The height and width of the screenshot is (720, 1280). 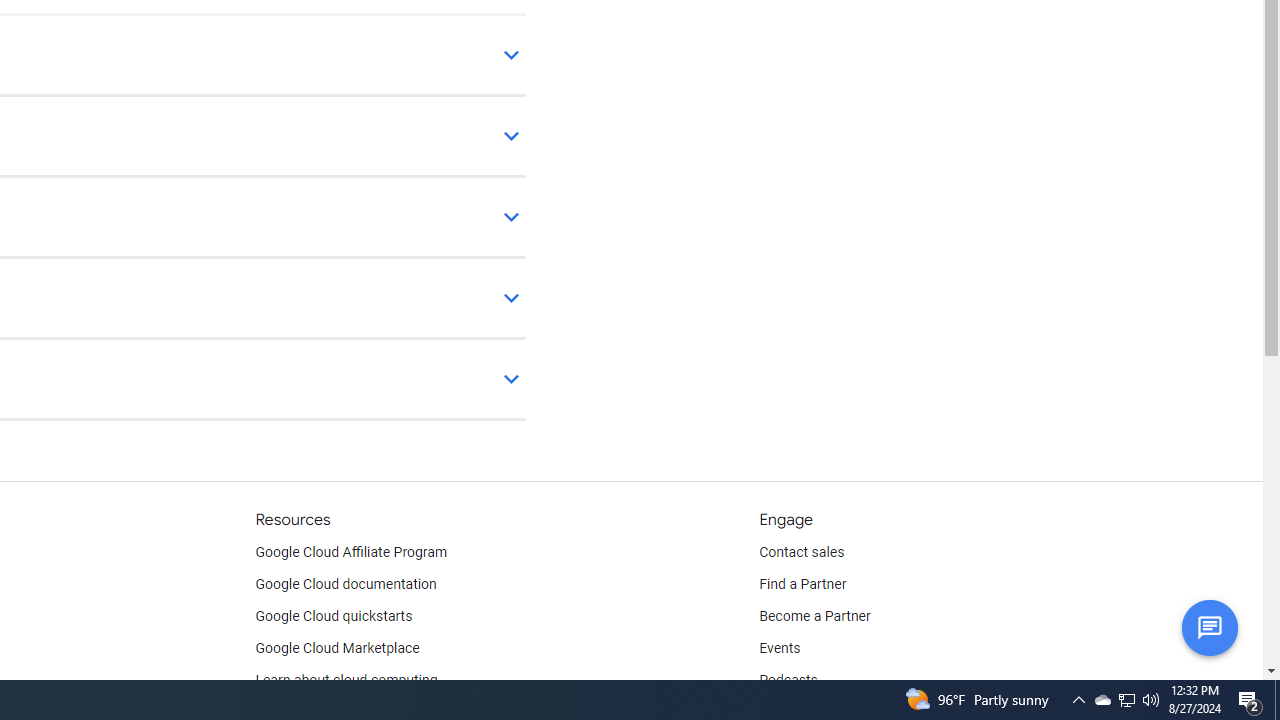 What do you see at coordinates (803, 585) in the screenshot?
I see `'Find a Partner'` at bounding box center [803, 585].